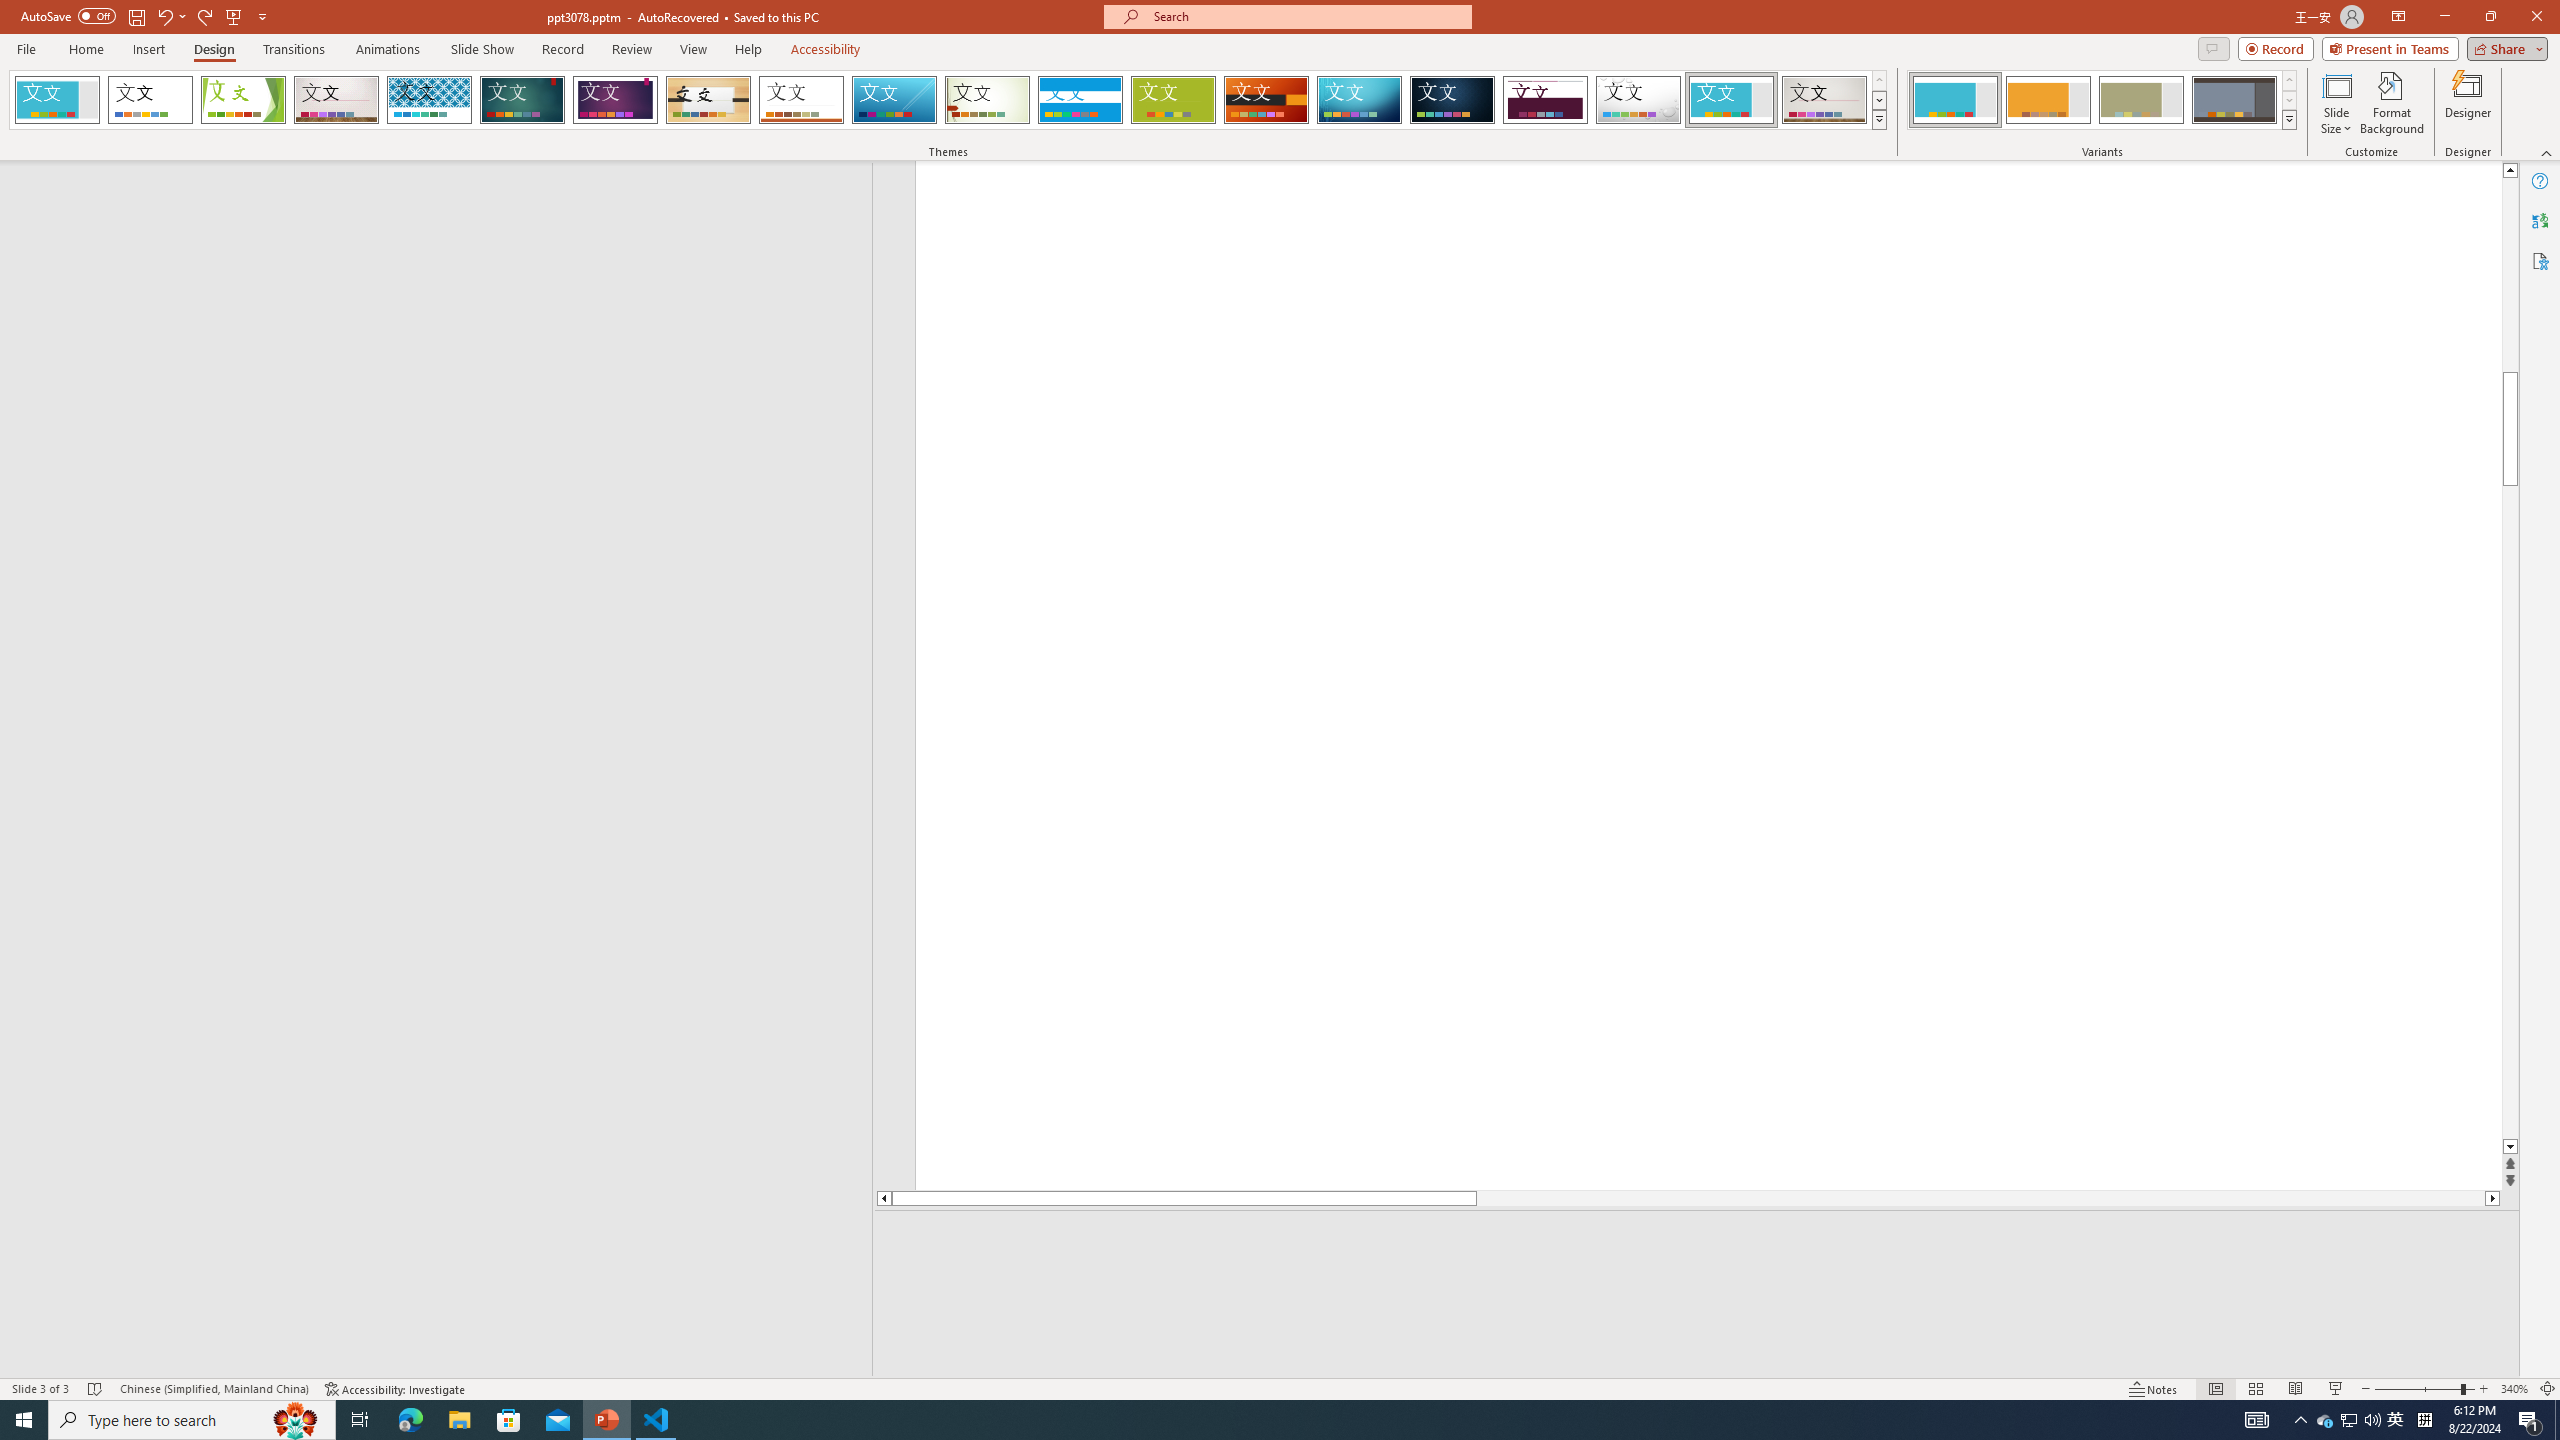 This screenshot has width=2560, height=1440. What do you see at coordinates (1879, 118) in the screenshot?
I see `'Themes'` at bounding box center [1879, 118].